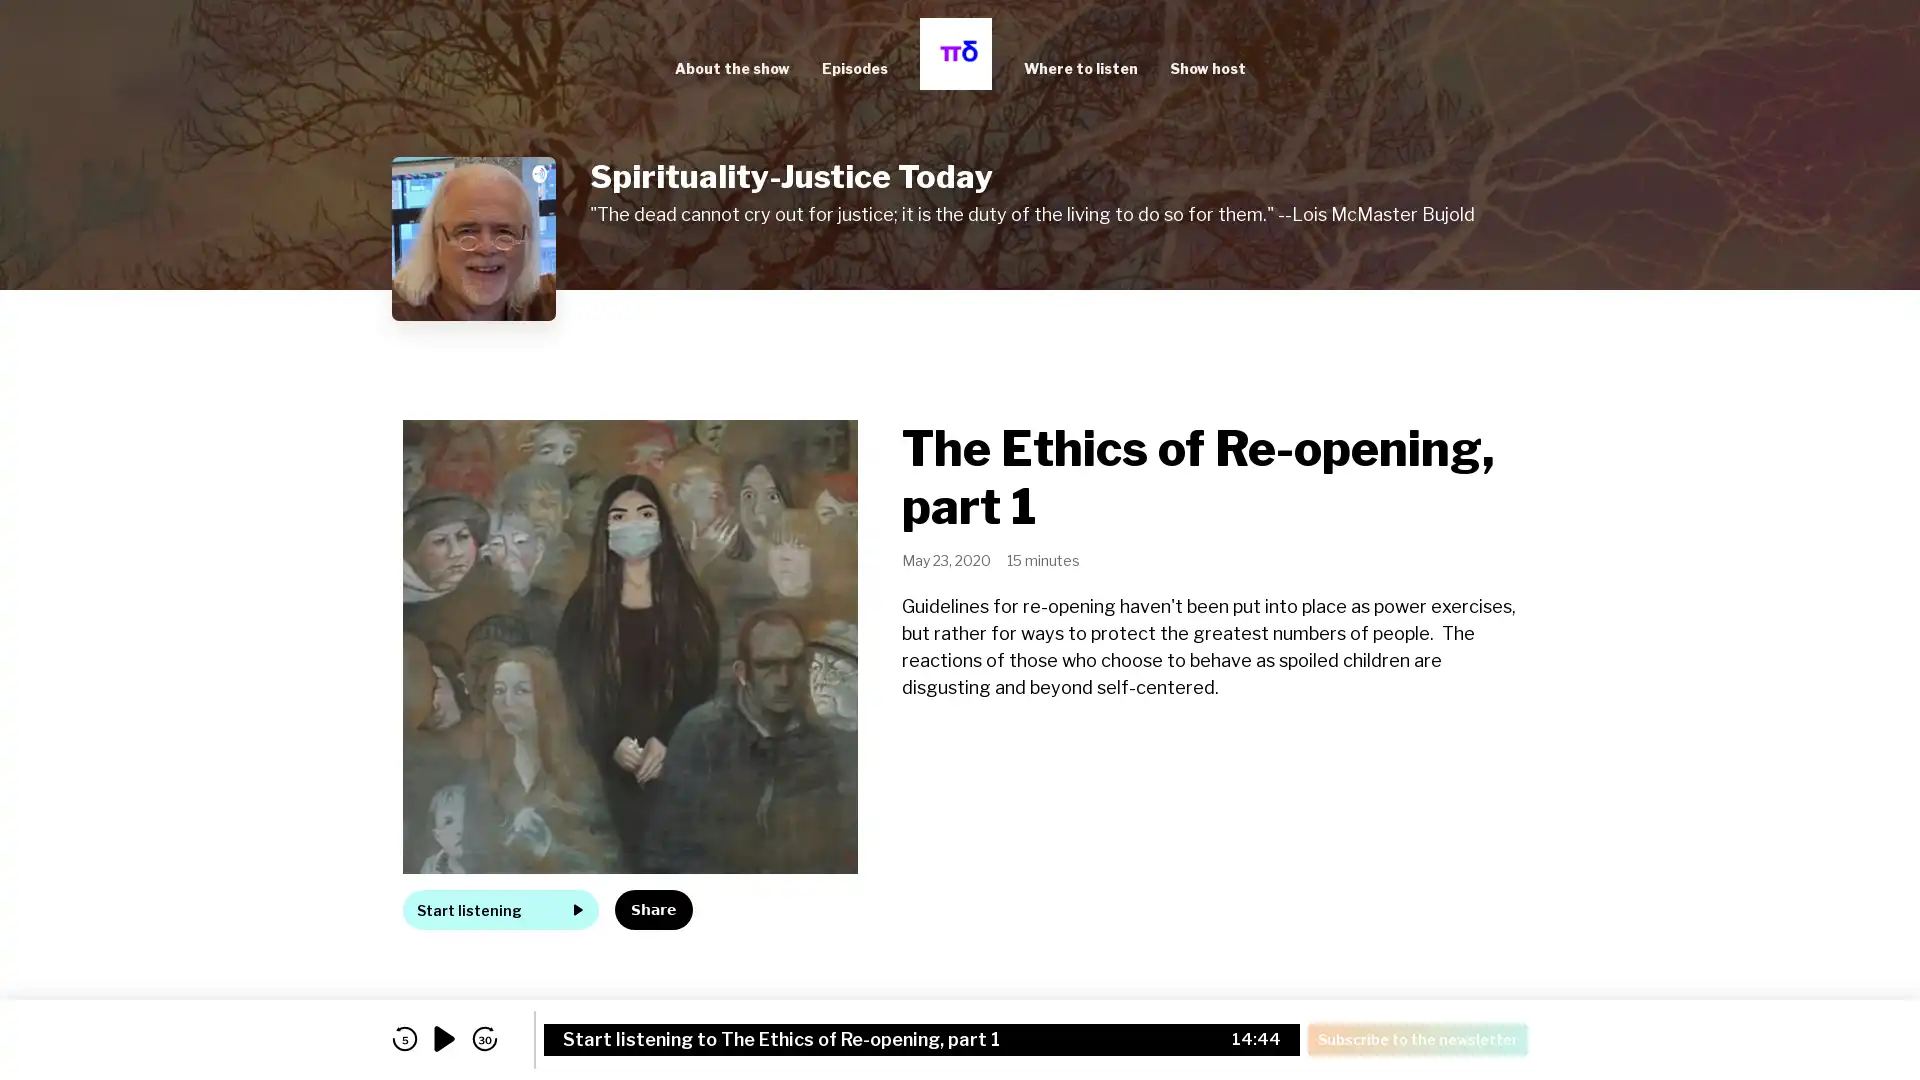 The image size is (1920, 1080). I want to click on Start listening, so click(500, 910).